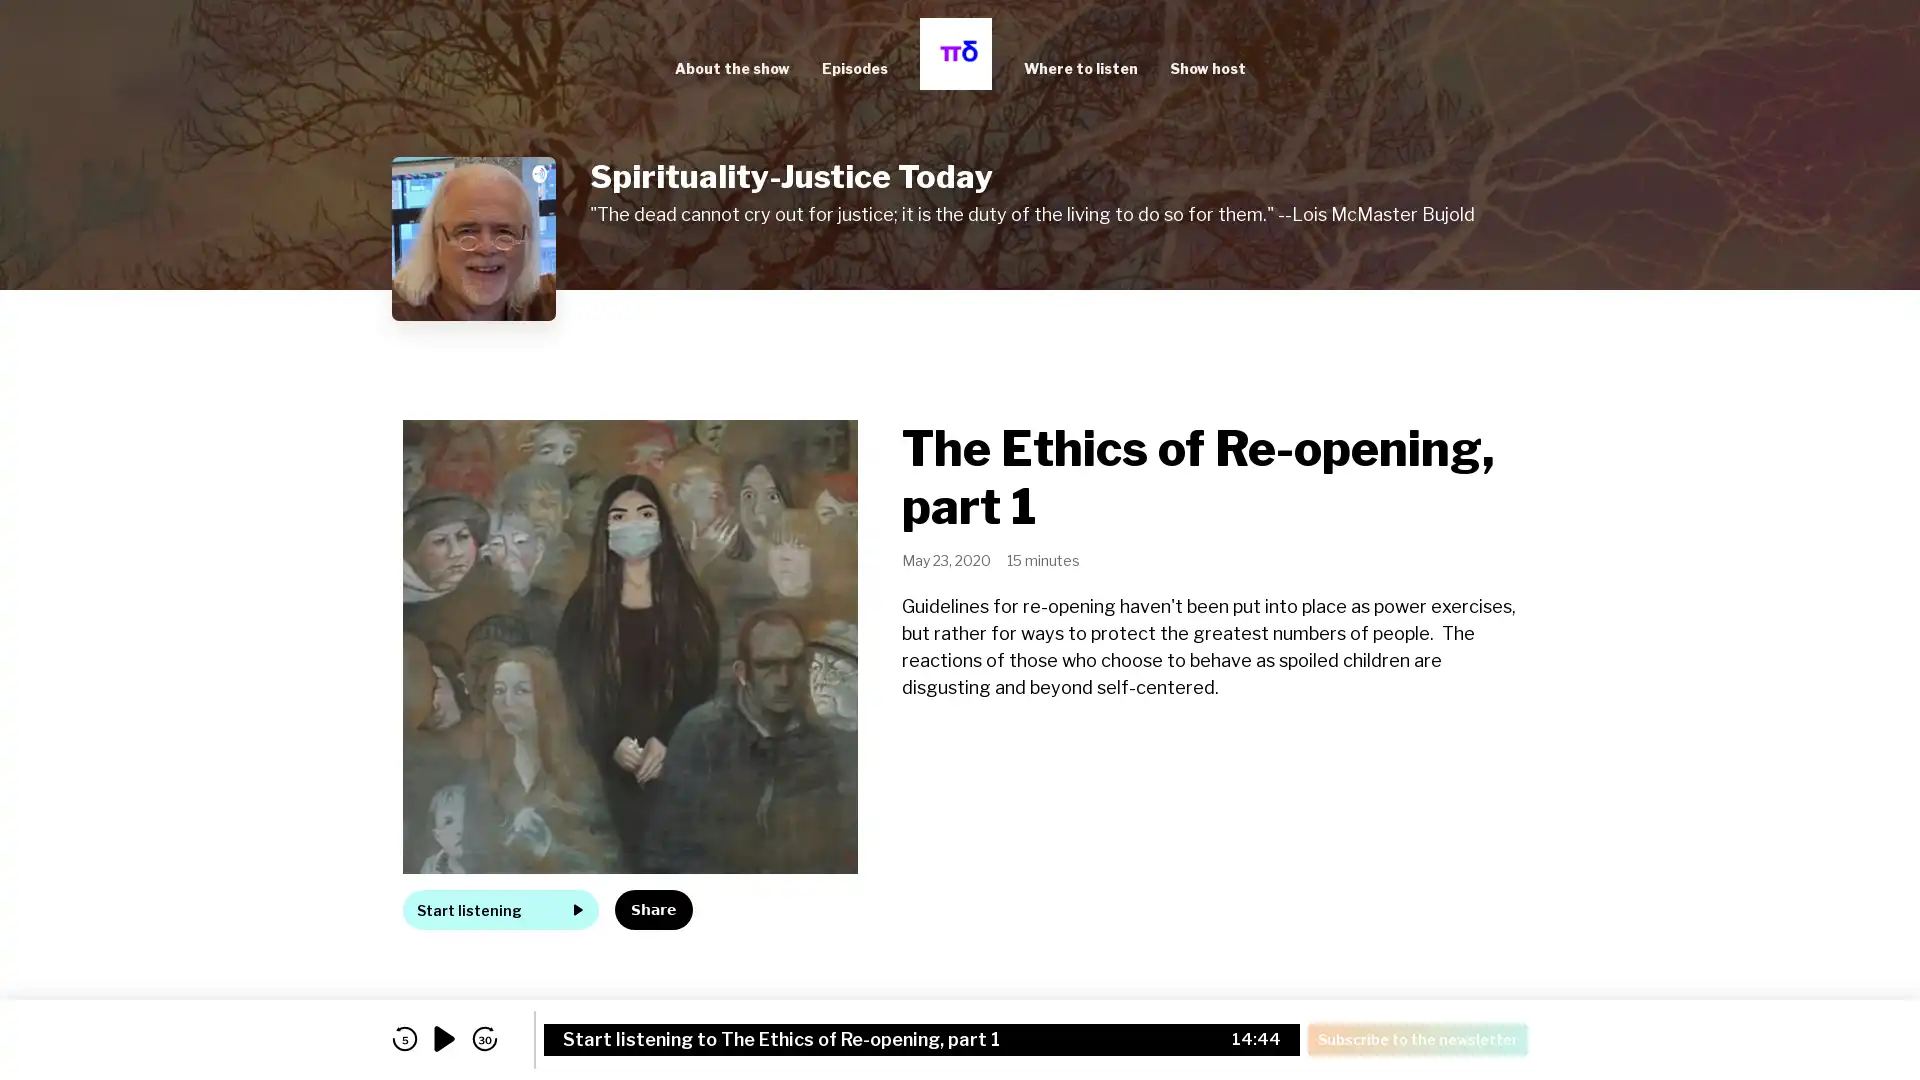 The image size is (1920, 1080). I want to click on Start listening, so click(500, 910).